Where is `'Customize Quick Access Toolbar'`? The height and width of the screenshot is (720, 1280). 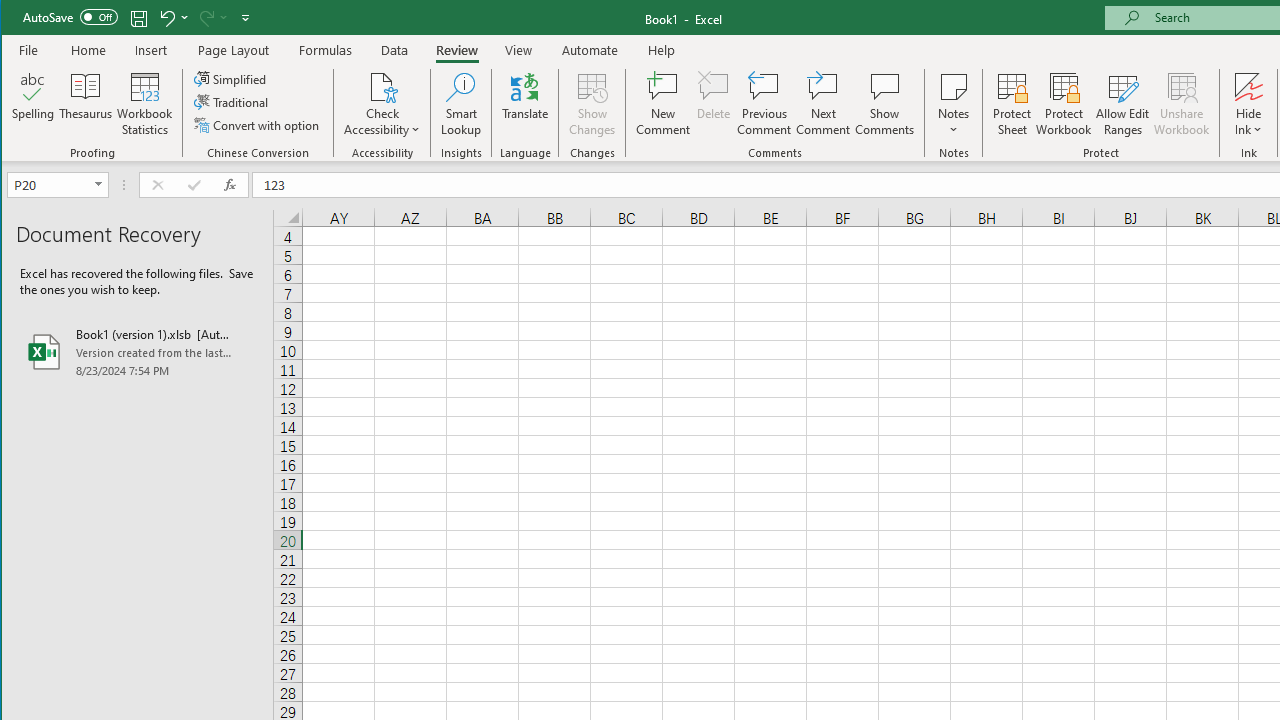 'Customize Quick Access Toolbar' is located at coordinates (244, 17).